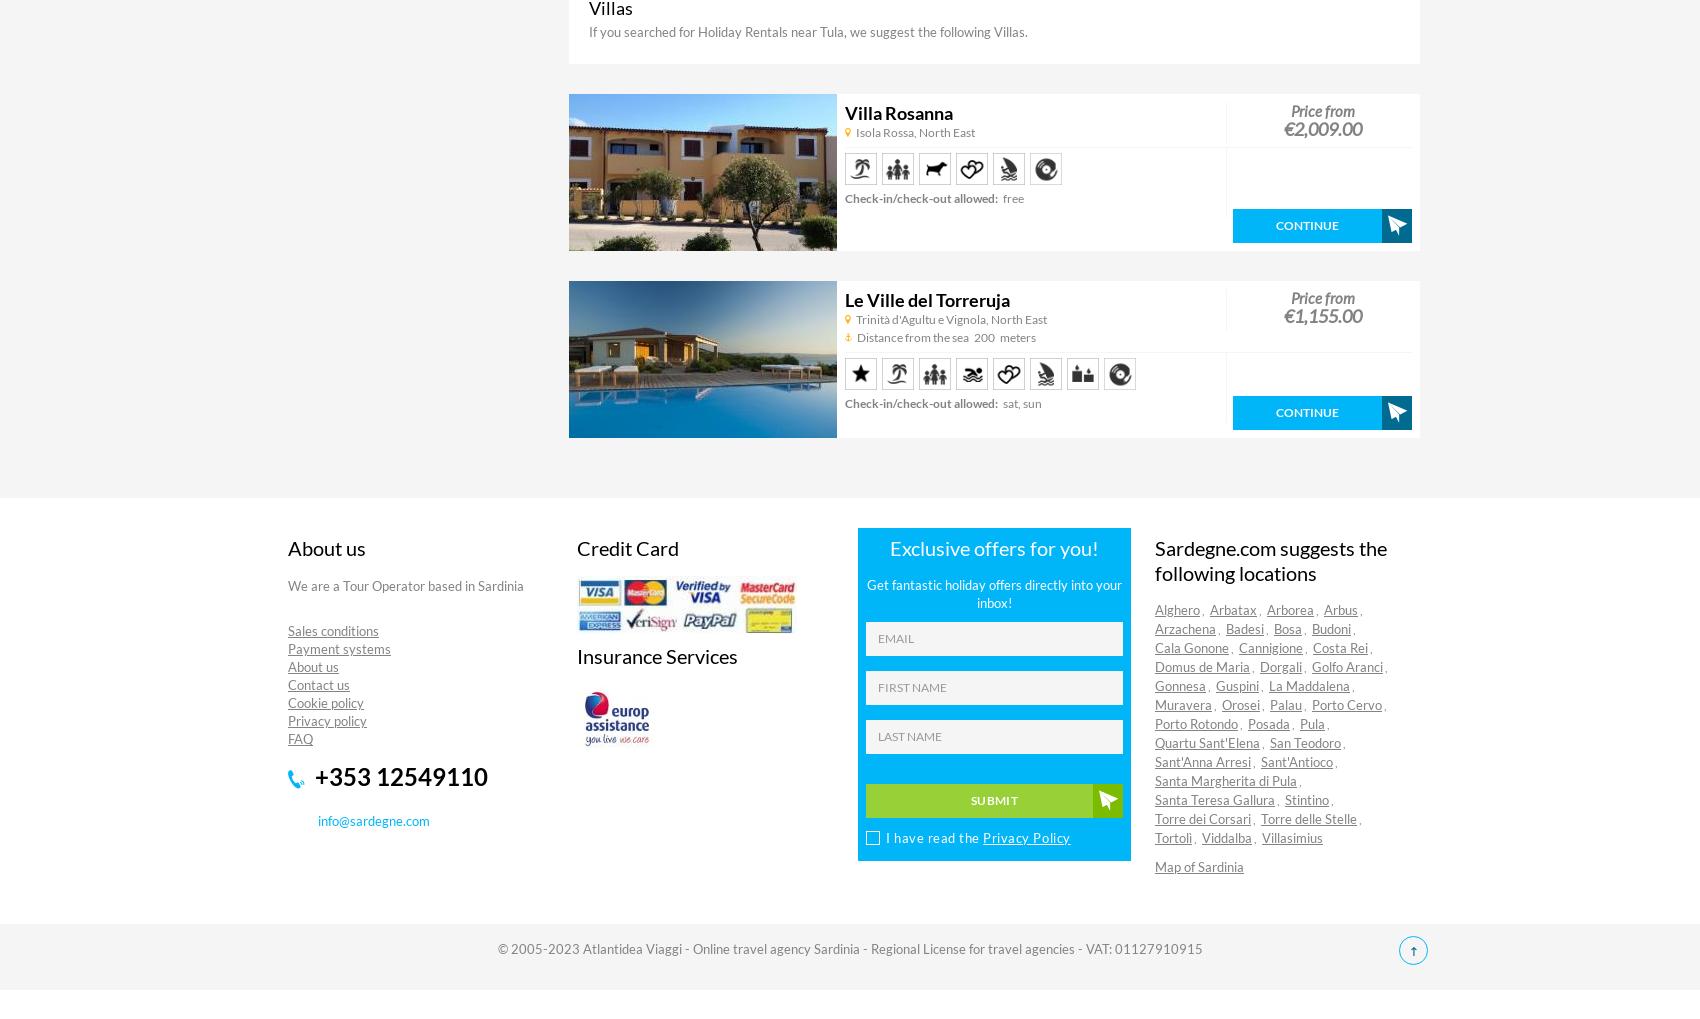  I want to click on 'Contact us', so click(318, 683).